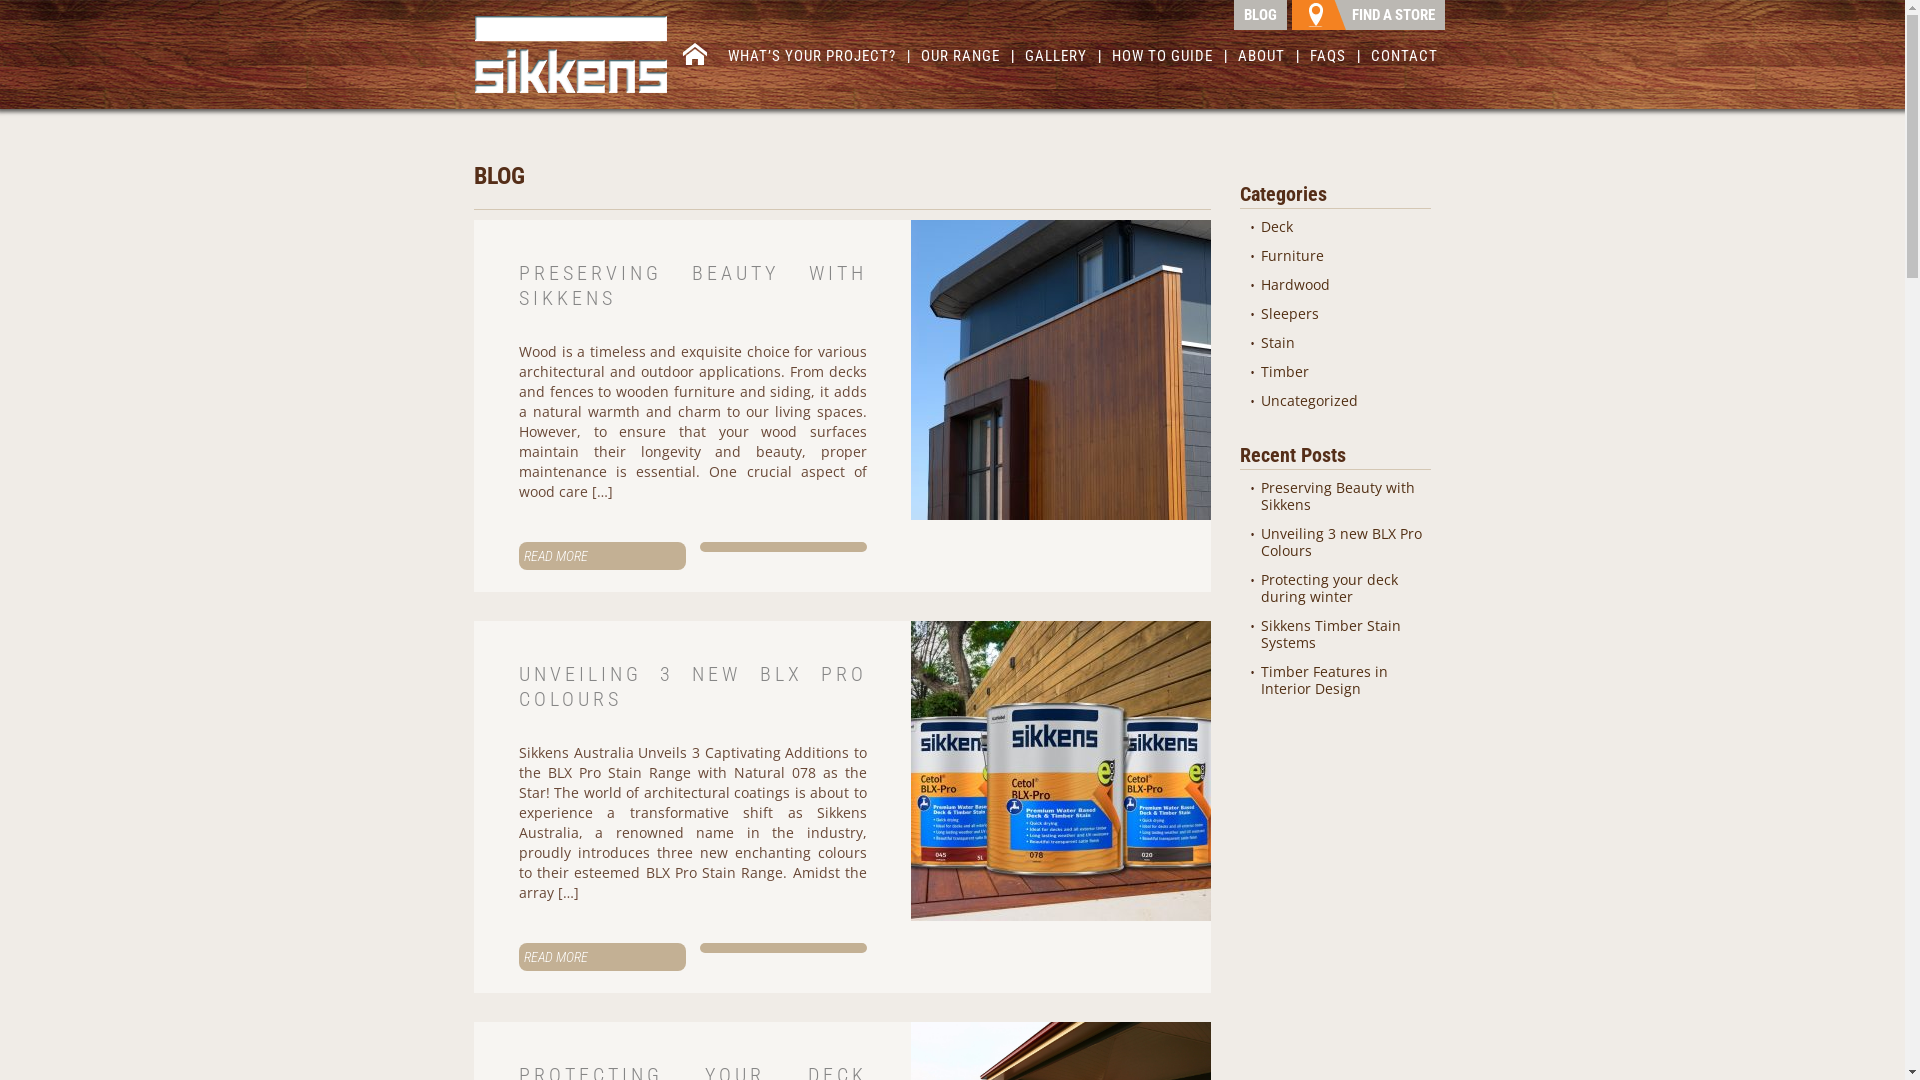  Describe the element at coordinates (1295, 284) in the screenshot. I see `'Hardwood'` at that location.